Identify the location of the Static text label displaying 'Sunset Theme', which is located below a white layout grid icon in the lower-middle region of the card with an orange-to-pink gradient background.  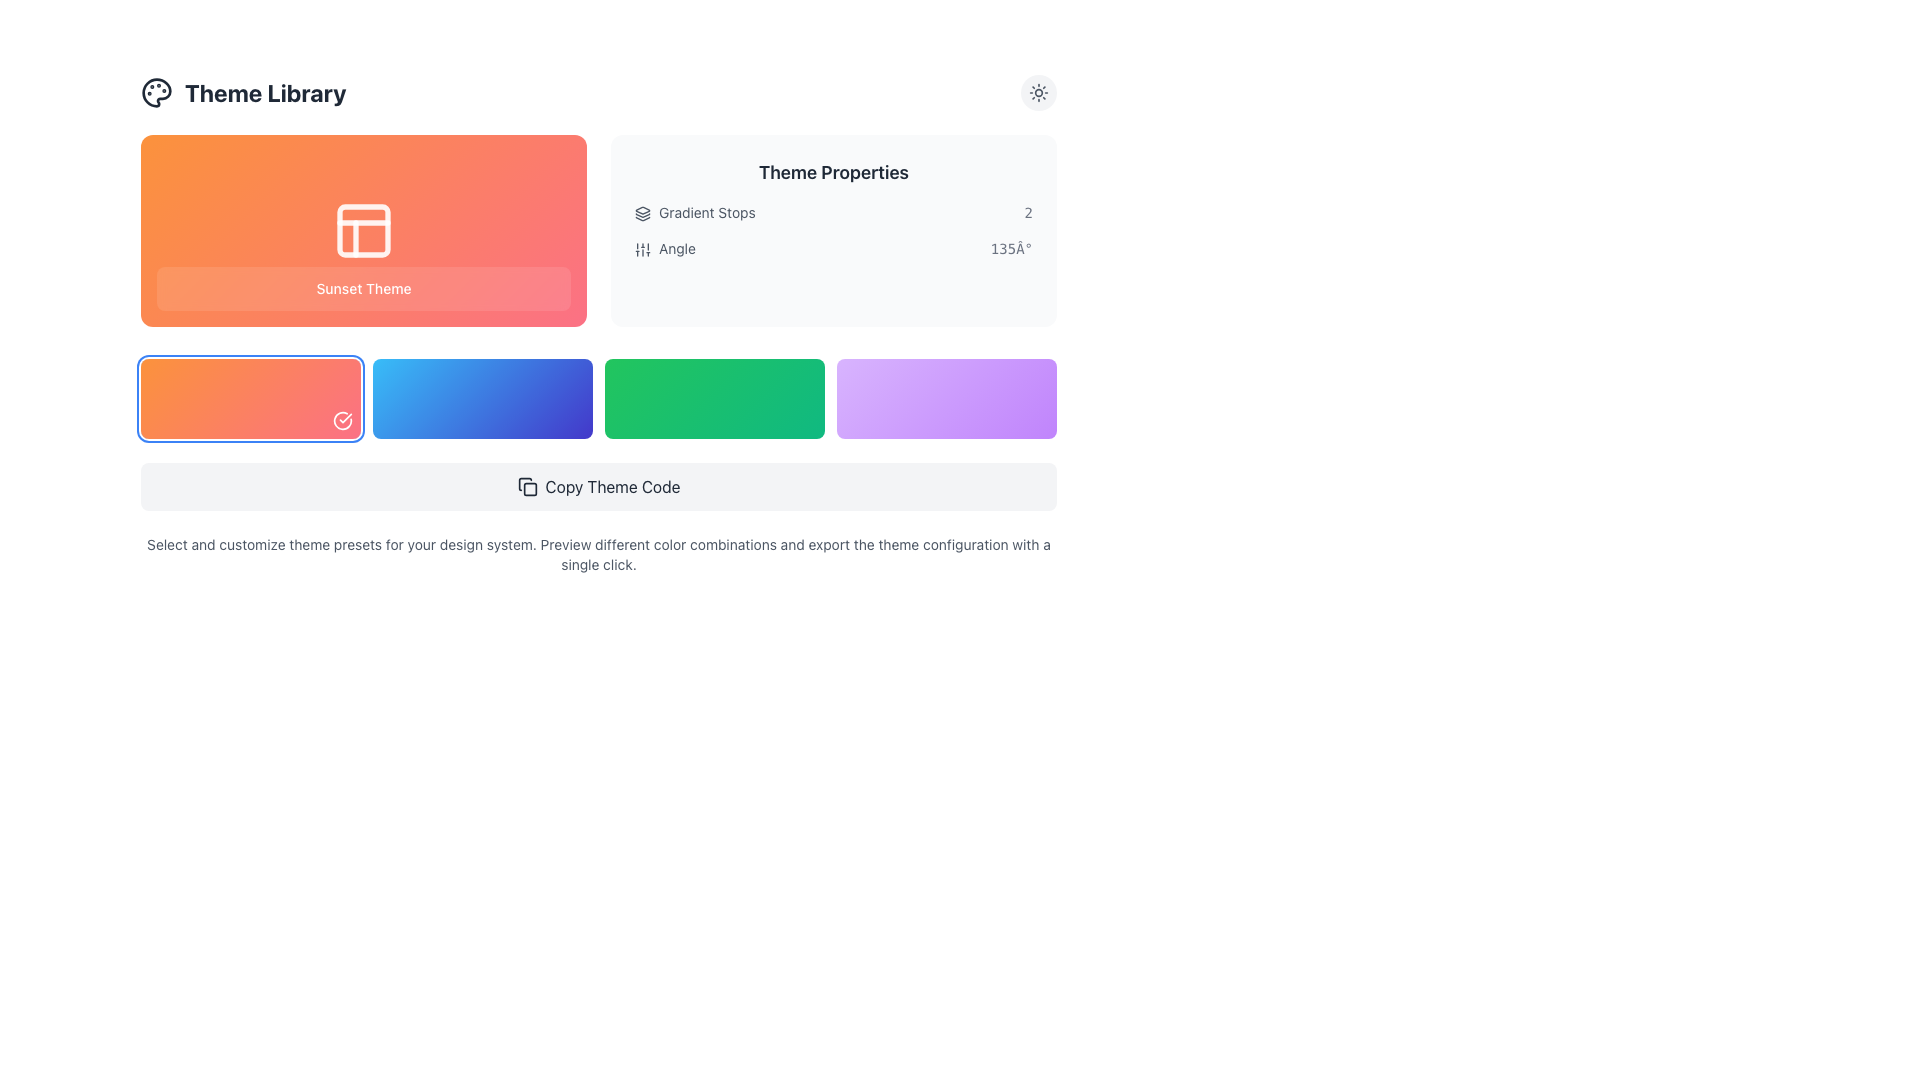
(364, 289).